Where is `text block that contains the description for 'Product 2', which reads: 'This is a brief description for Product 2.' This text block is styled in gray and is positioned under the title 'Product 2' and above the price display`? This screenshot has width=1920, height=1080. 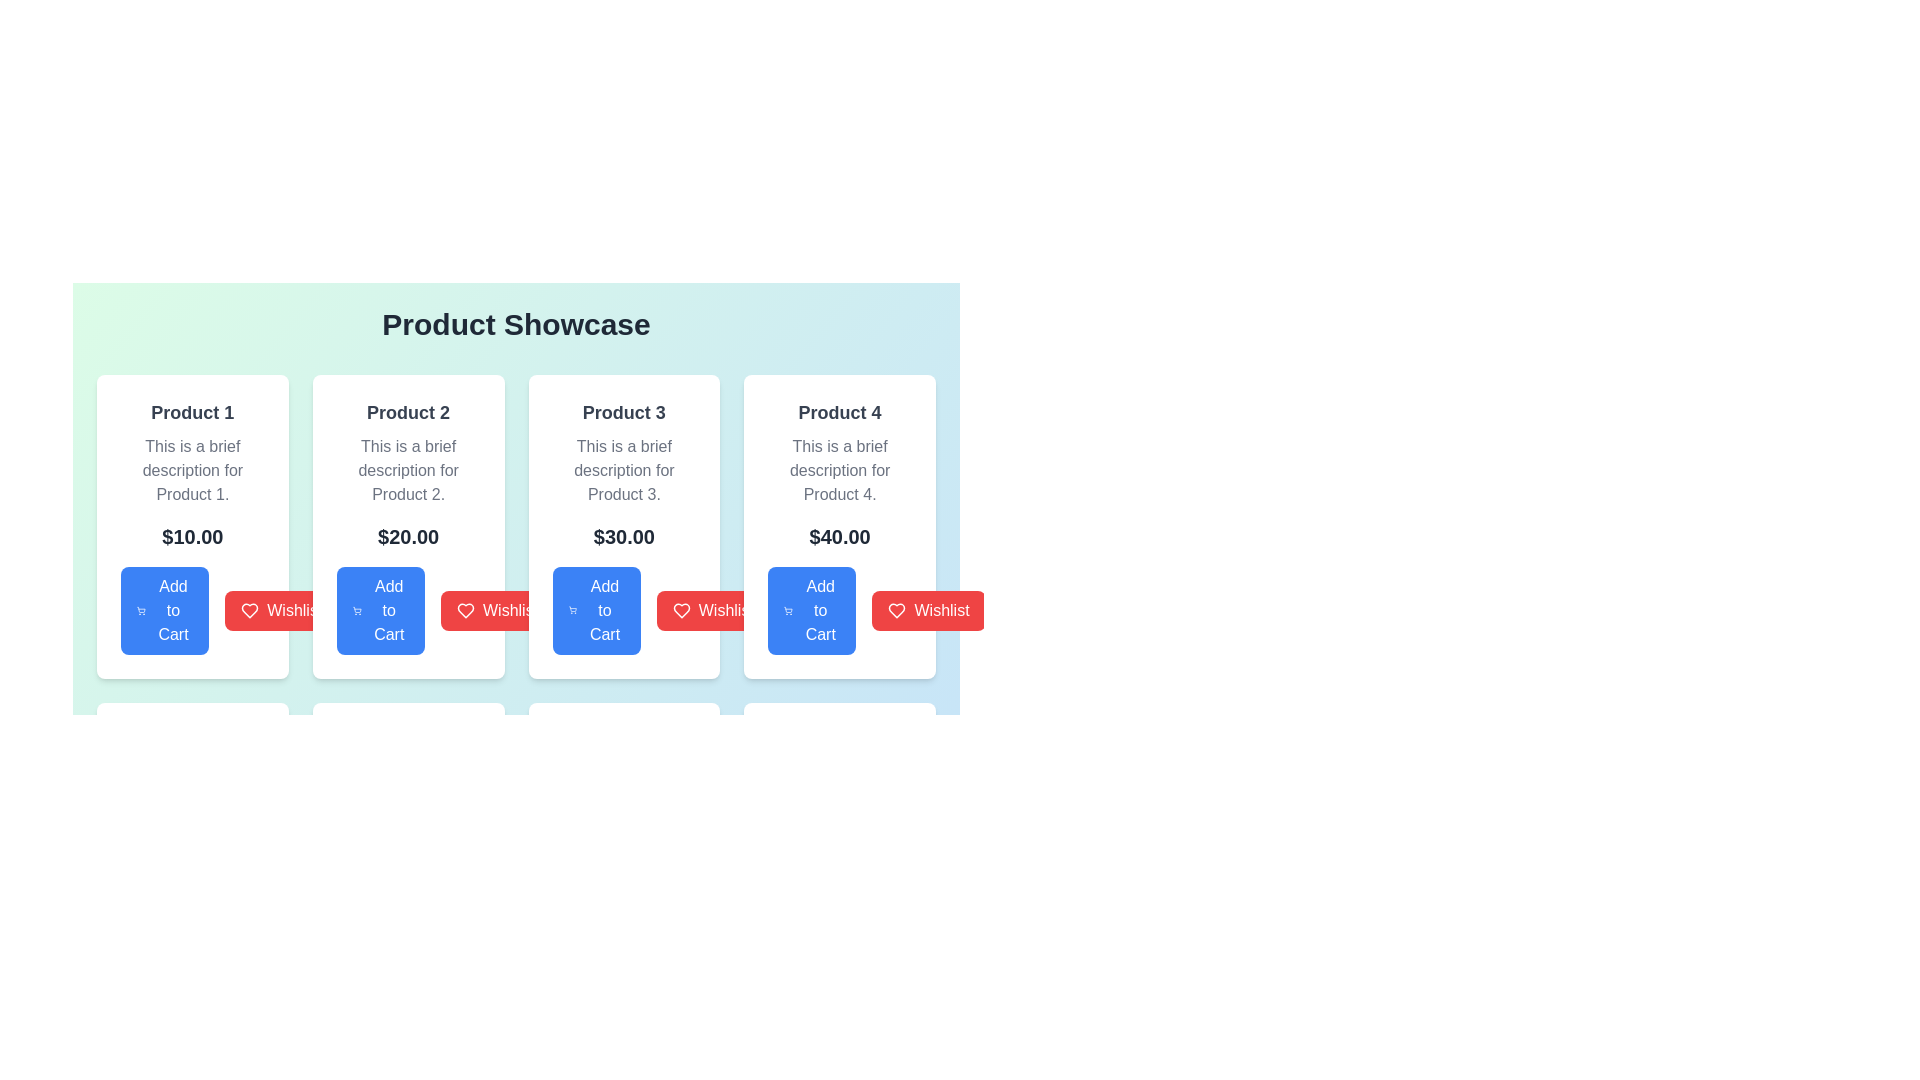
text block that contains the description for 'Product 2', which reads: 'This is a brief description for Product 2.' This text block is styled in gray and is positioned under the title 'Product 2' and above the price display is located at coordinates (407, 470).